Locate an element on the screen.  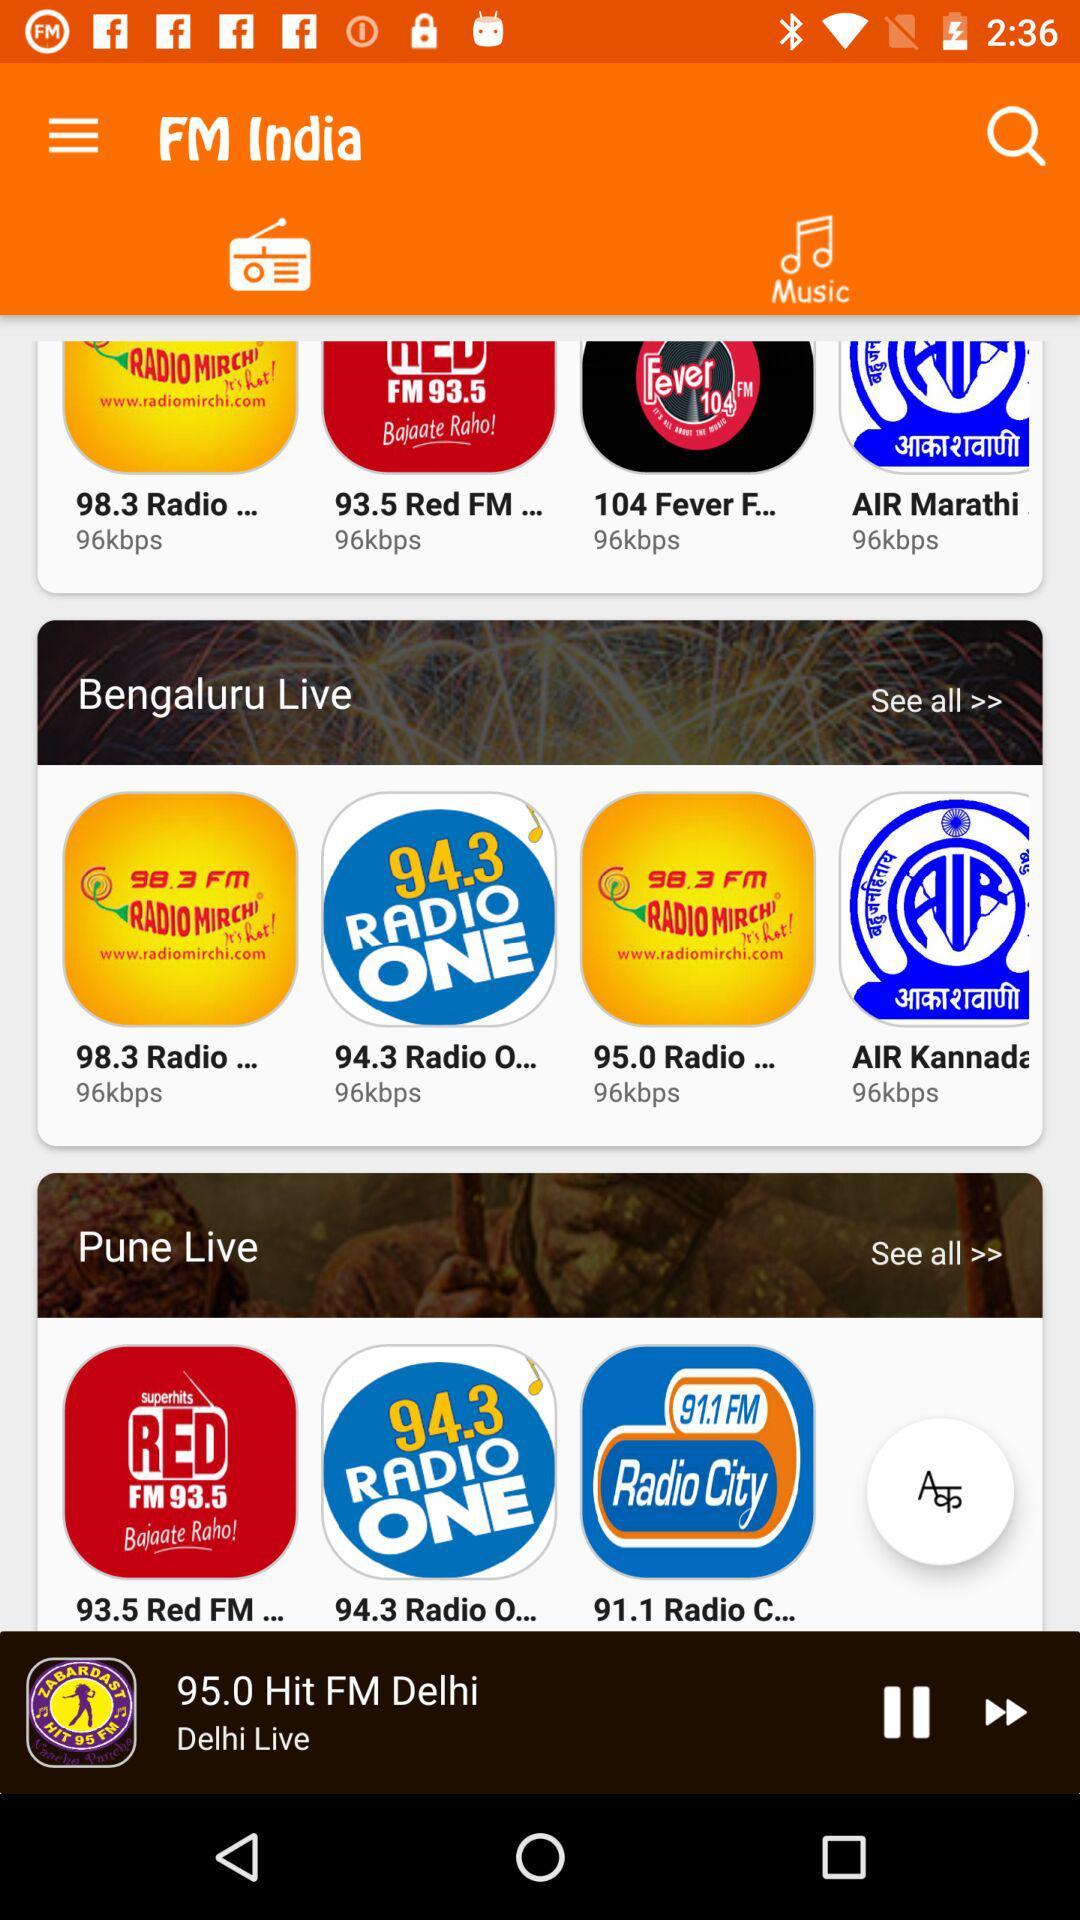
the logo above 943 radio o is located at coordinates (438, 1462).